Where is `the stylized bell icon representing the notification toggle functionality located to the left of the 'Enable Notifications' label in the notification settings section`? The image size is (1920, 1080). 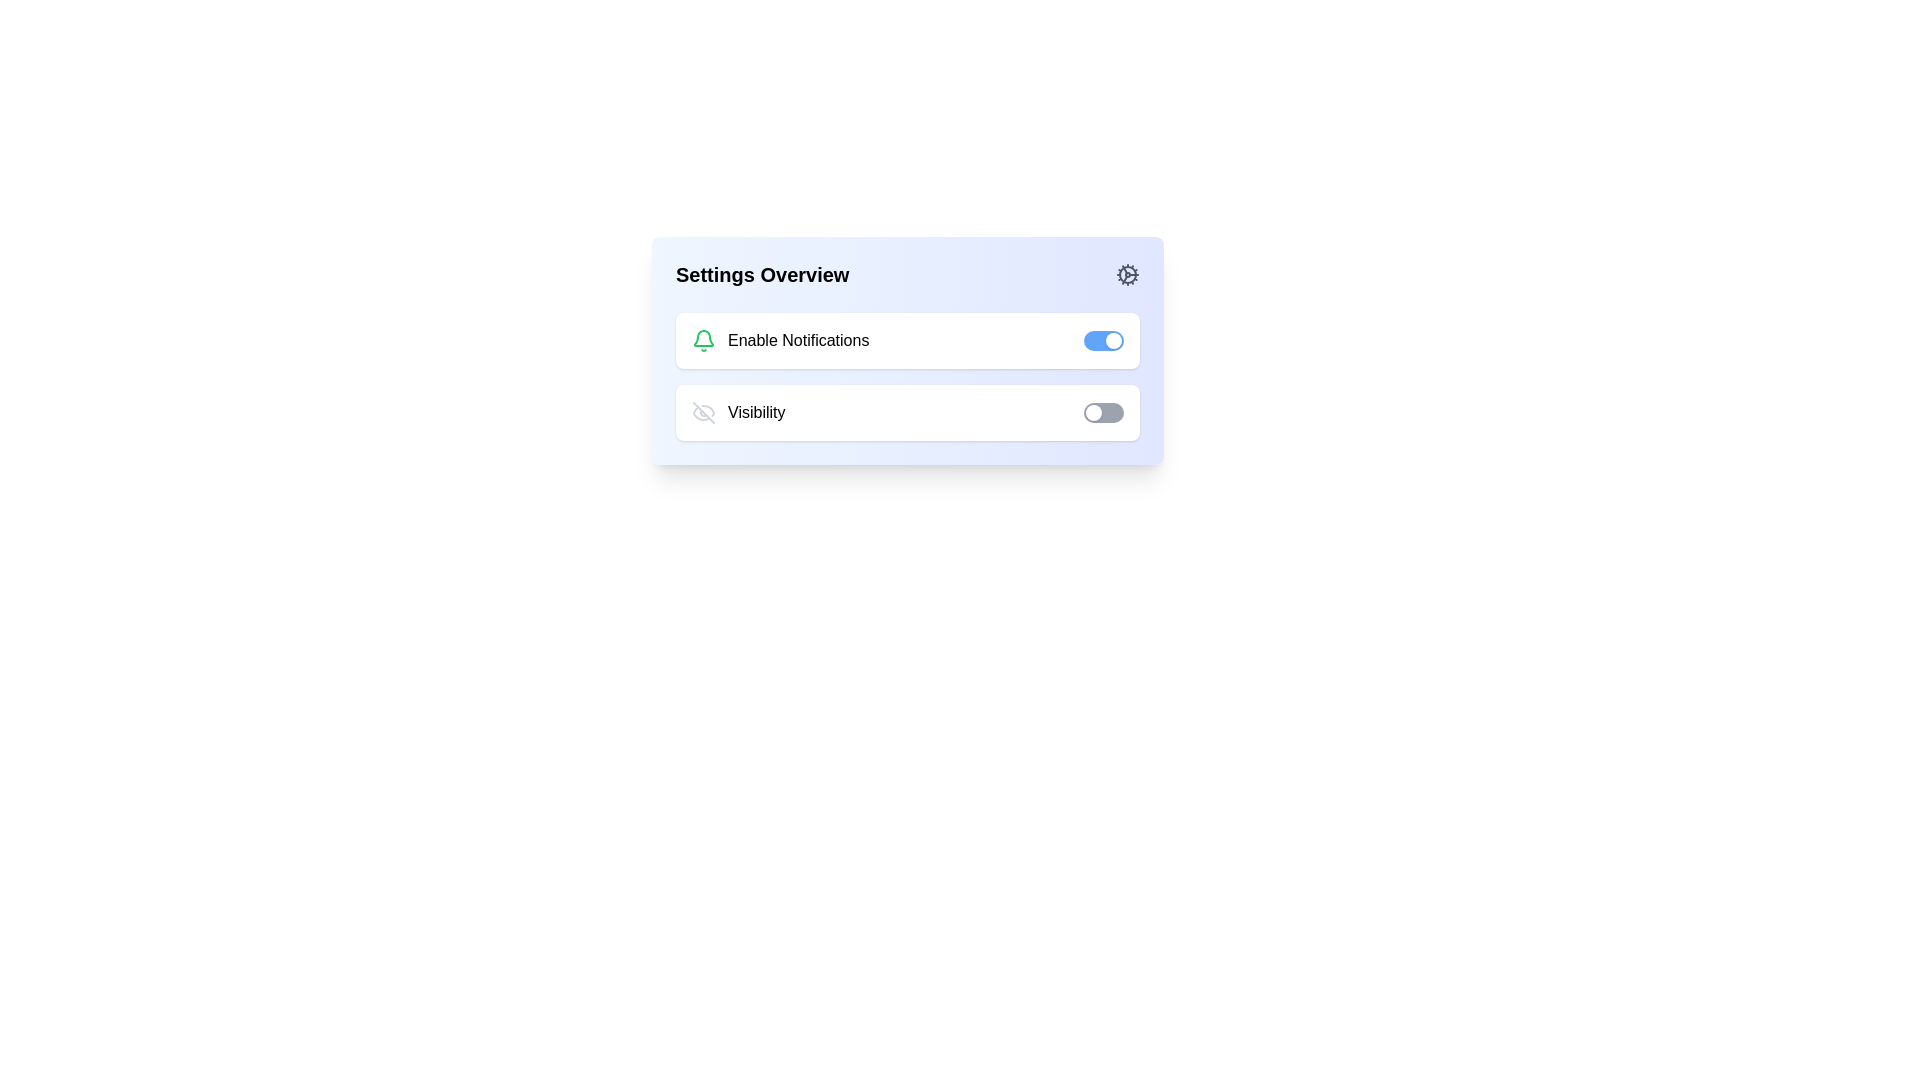
the stylized bell icon representing the notification toggle functionality located to the left of the 'Enable Notifications' label in the notification settings section is located at coordinates (704, 339).